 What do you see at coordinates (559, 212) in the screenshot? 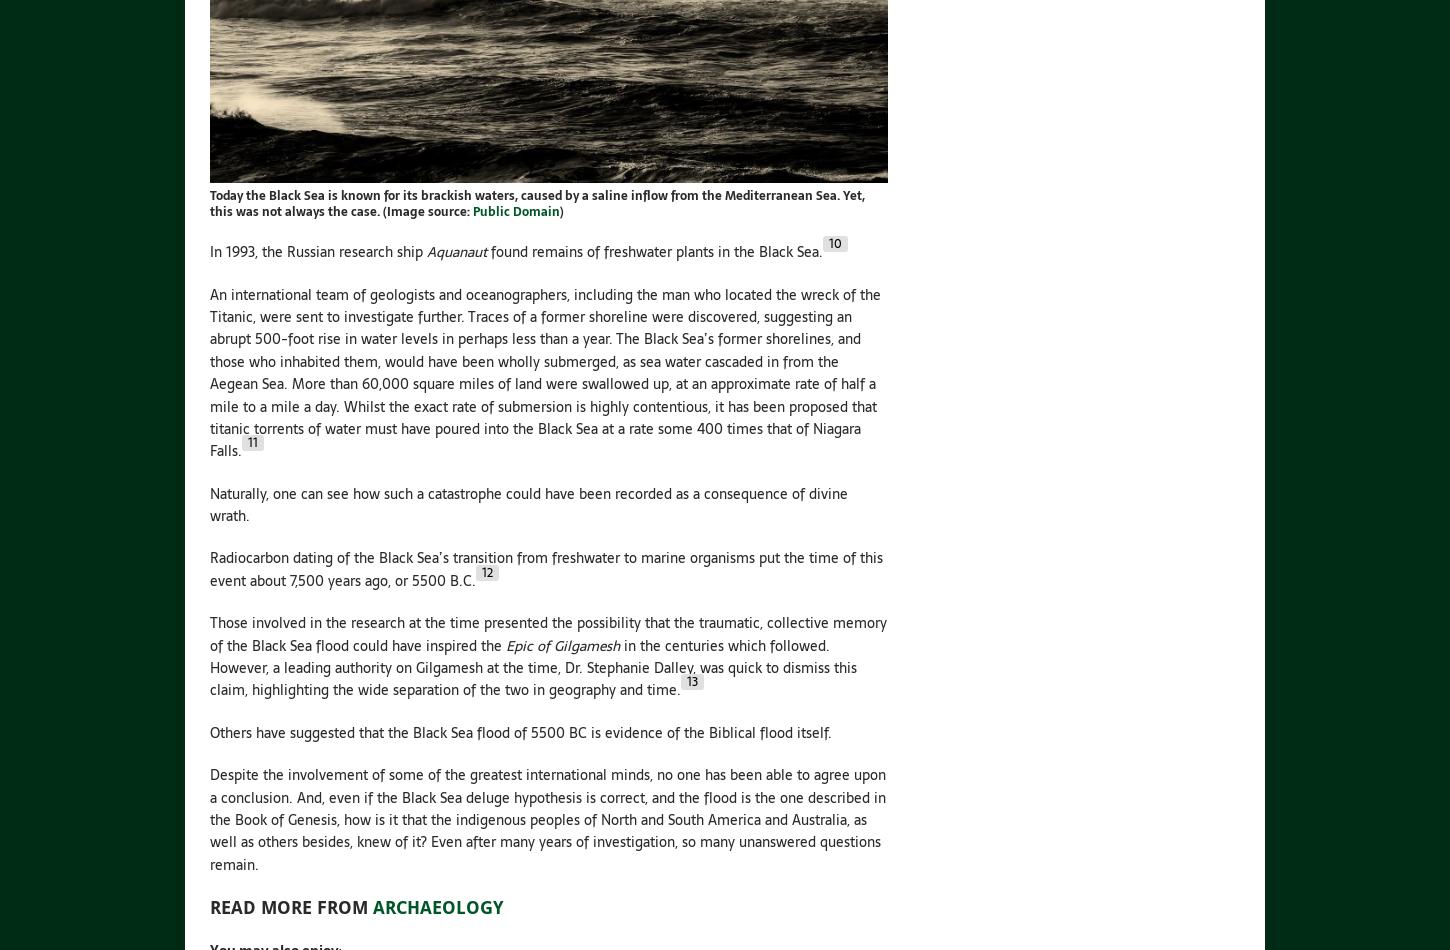
I see `')'` at bounding box center [559, 212].